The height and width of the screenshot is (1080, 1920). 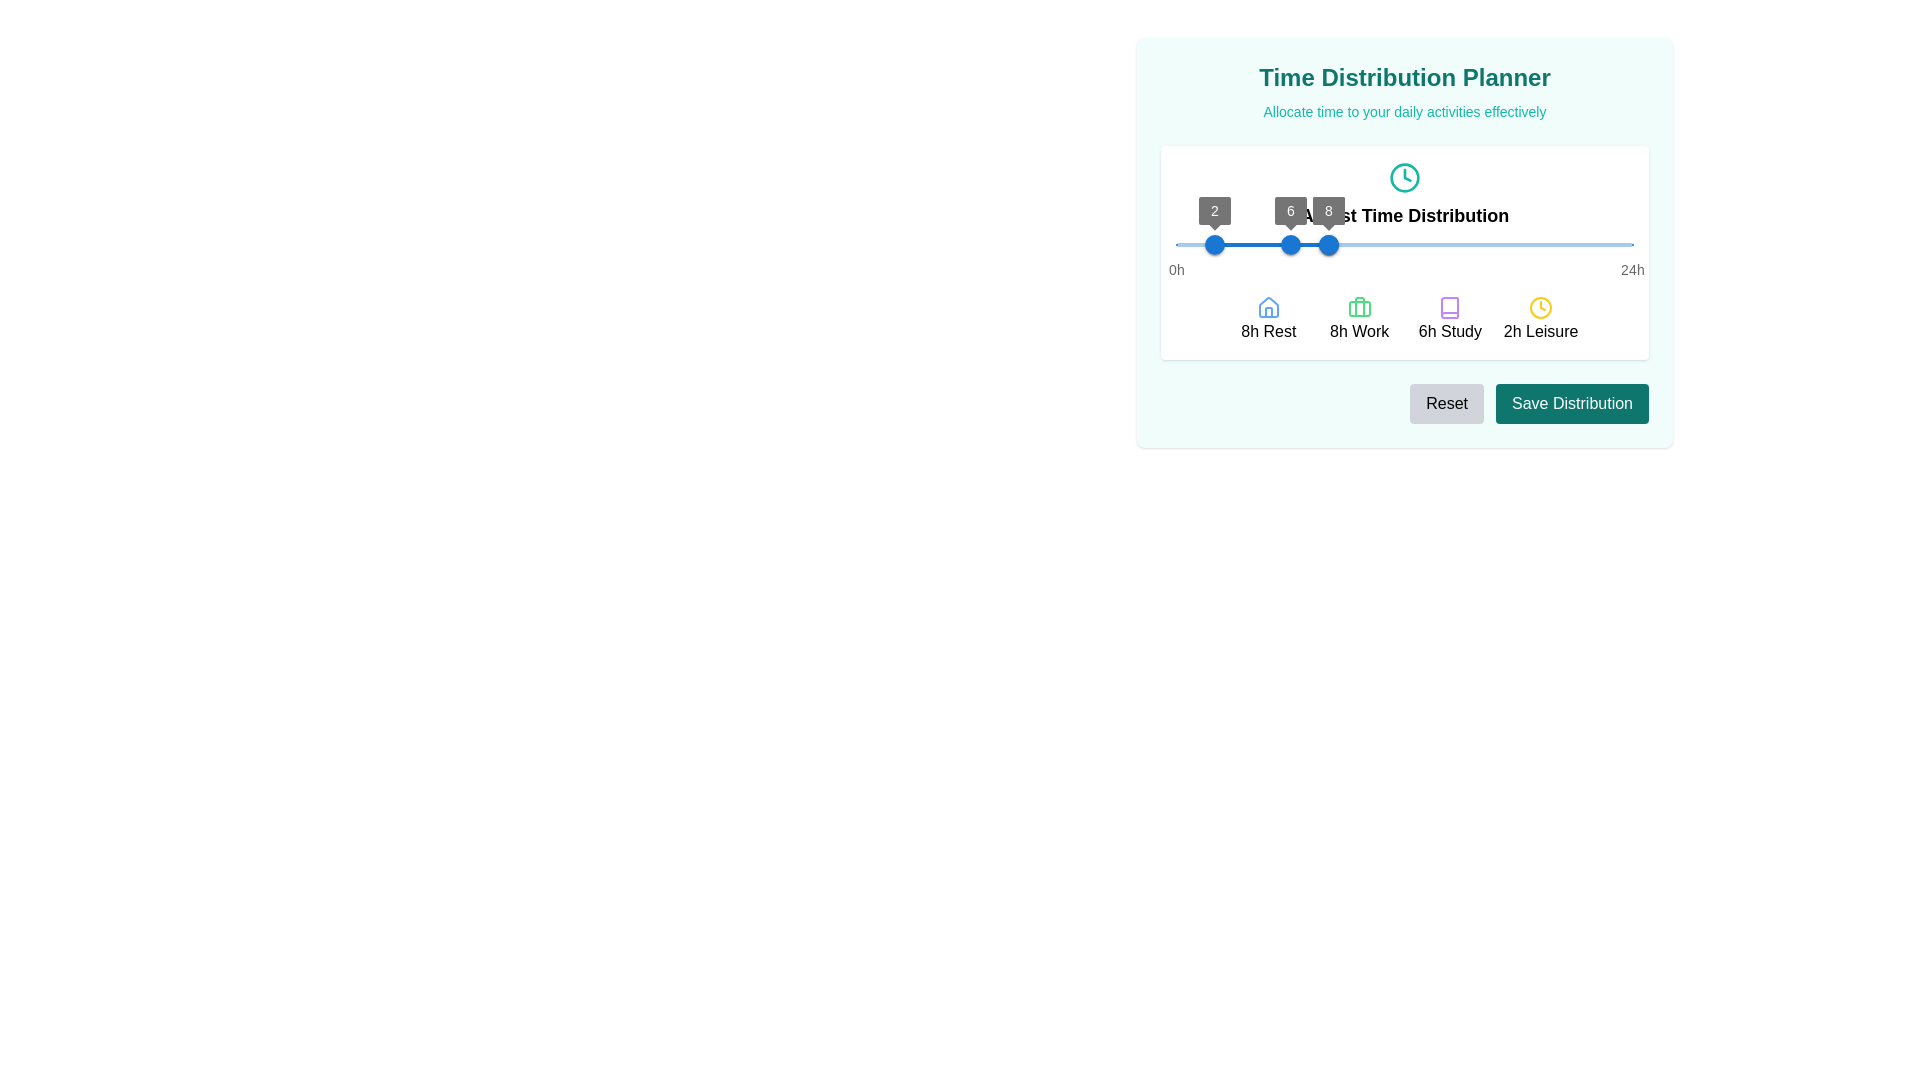 What do you see at coordinates (1155, 244) in the screenshot?
I see `the slider value` at bounding box center [1155, 244].